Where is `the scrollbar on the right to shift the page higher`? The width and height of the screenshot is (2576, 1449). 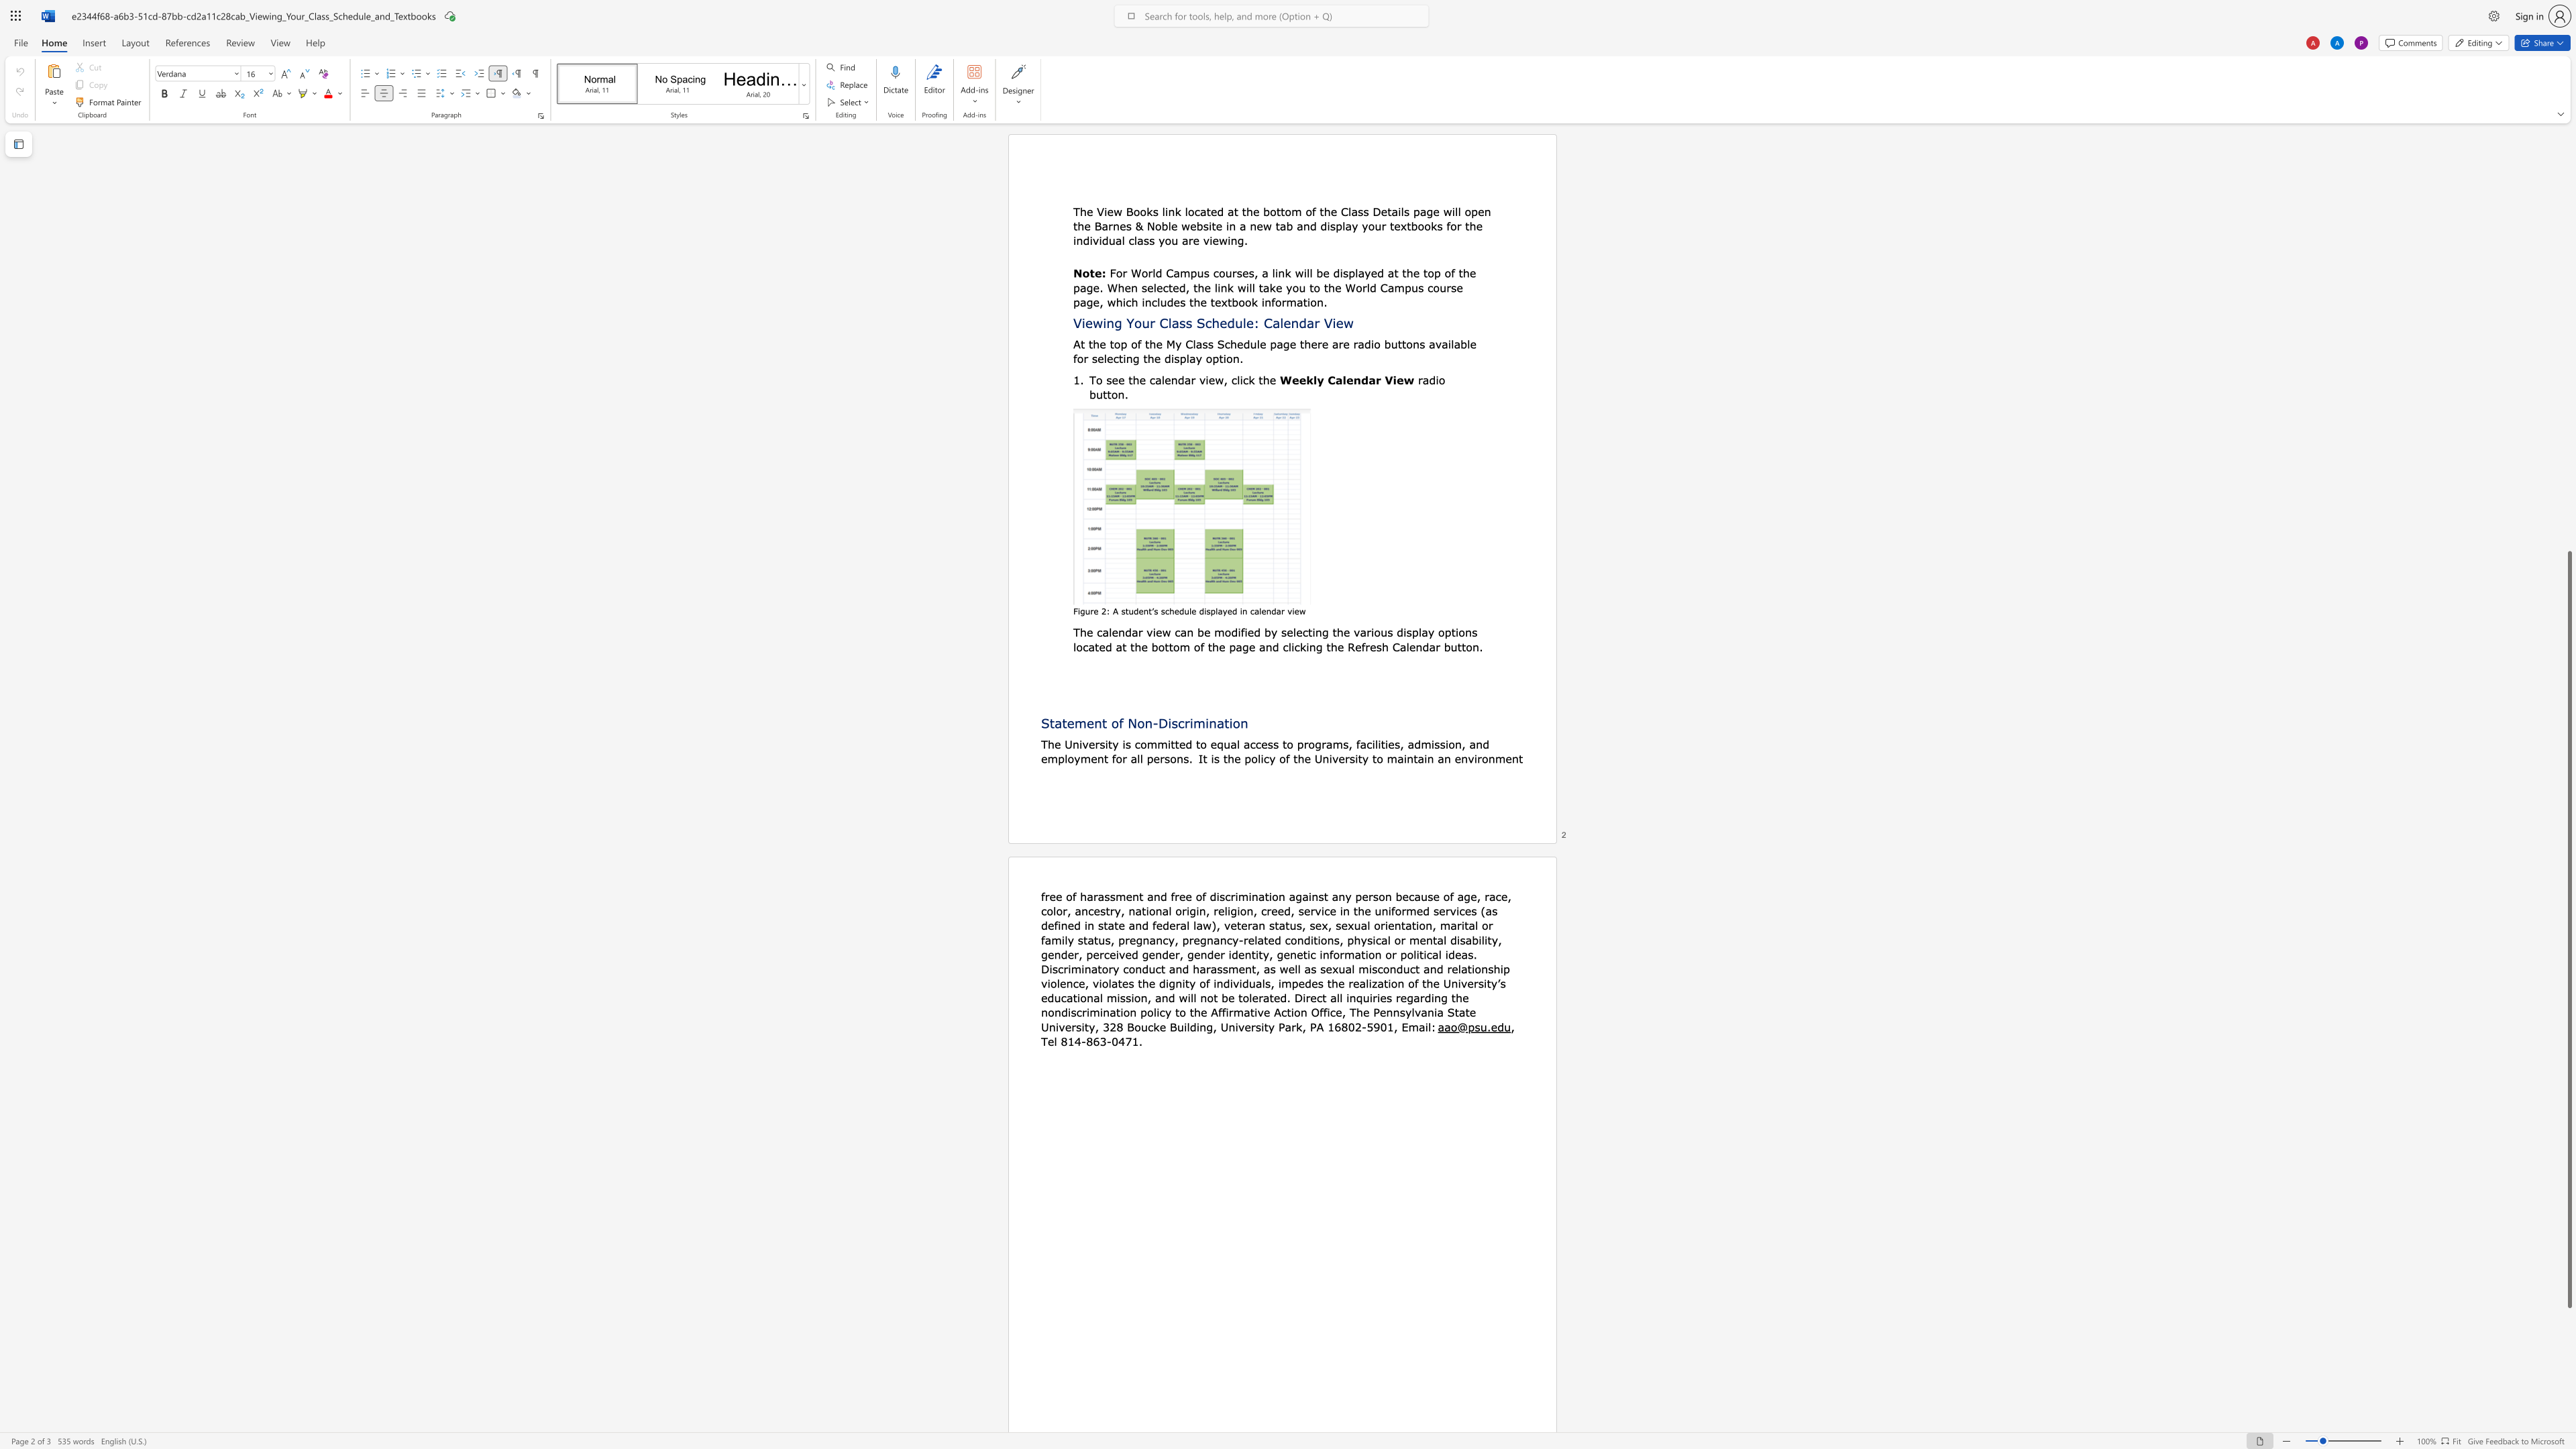
the scrollbar on the right to shift the page higher is located at coordinates (2568, 254).